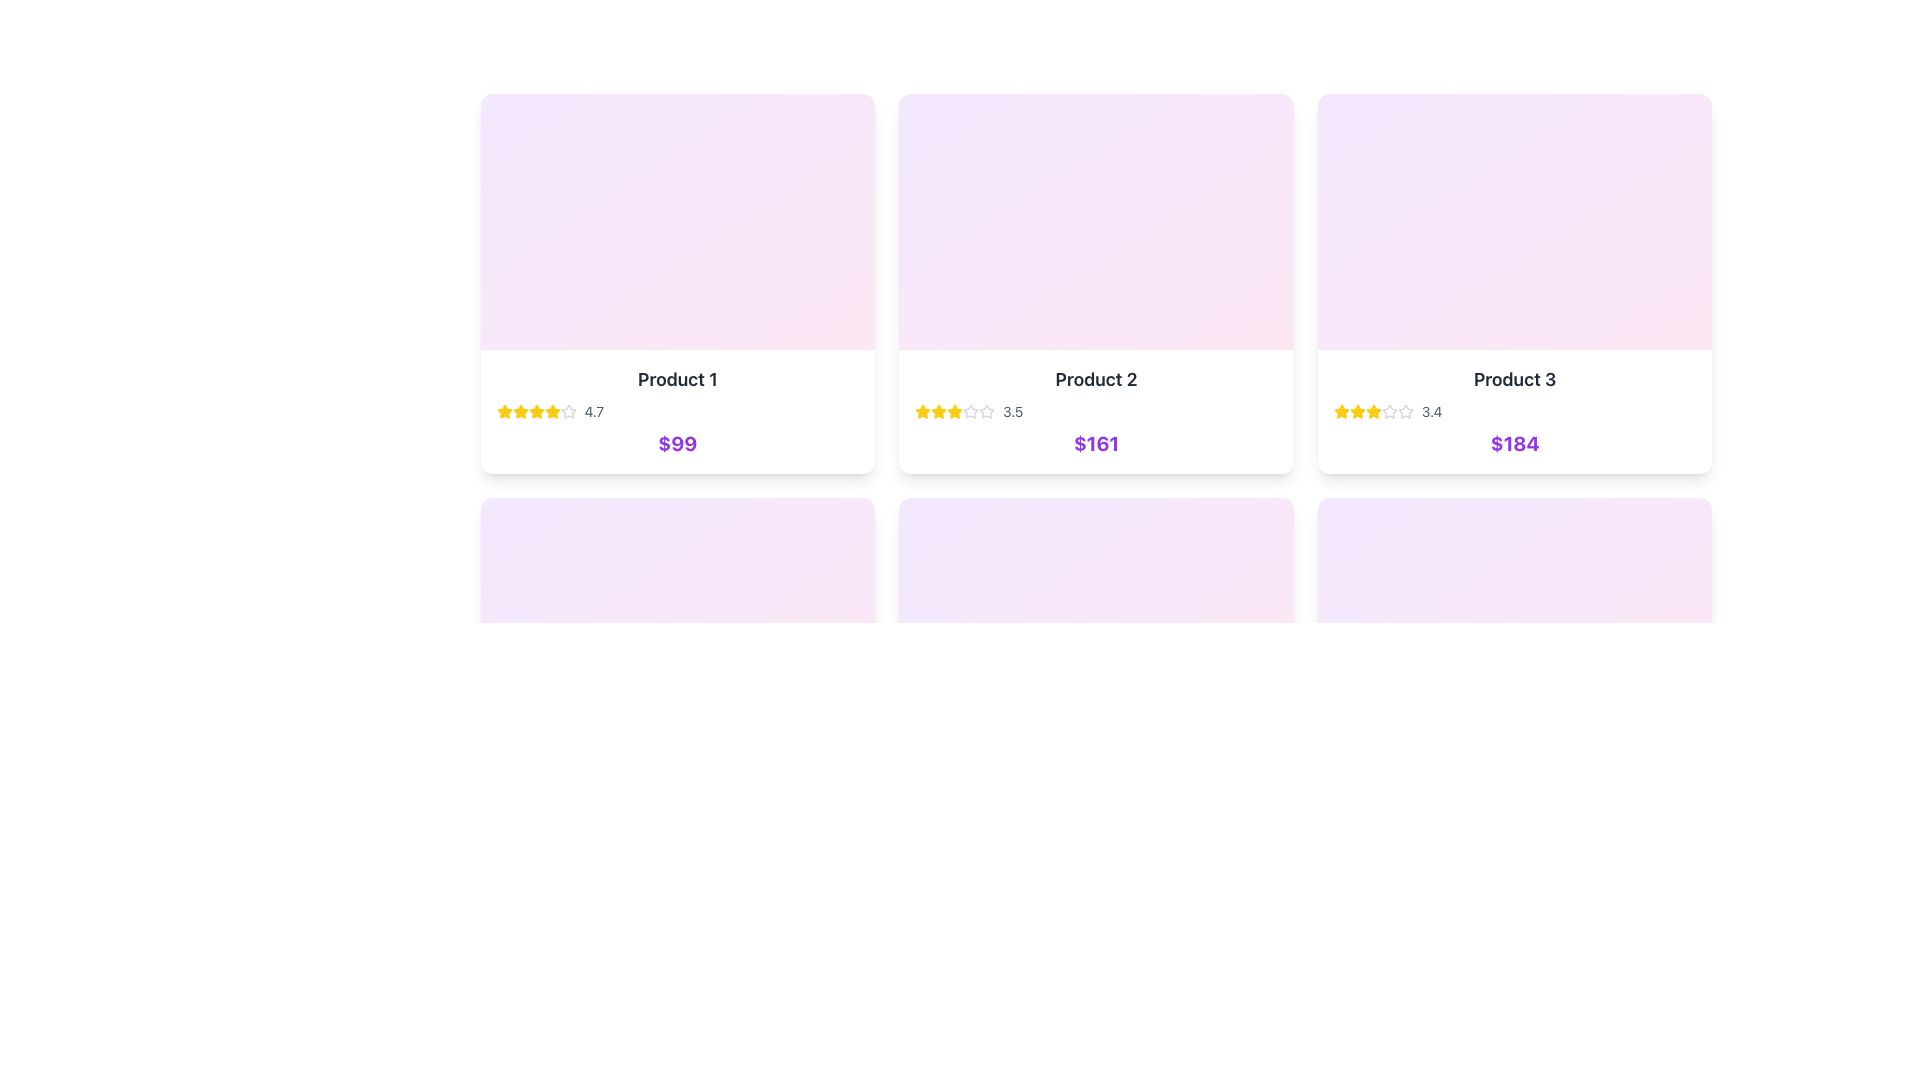 This screenshot has height=1080, width=1920. I want to click on the bold text label displaying 'Product 3', so click(1515, 380).